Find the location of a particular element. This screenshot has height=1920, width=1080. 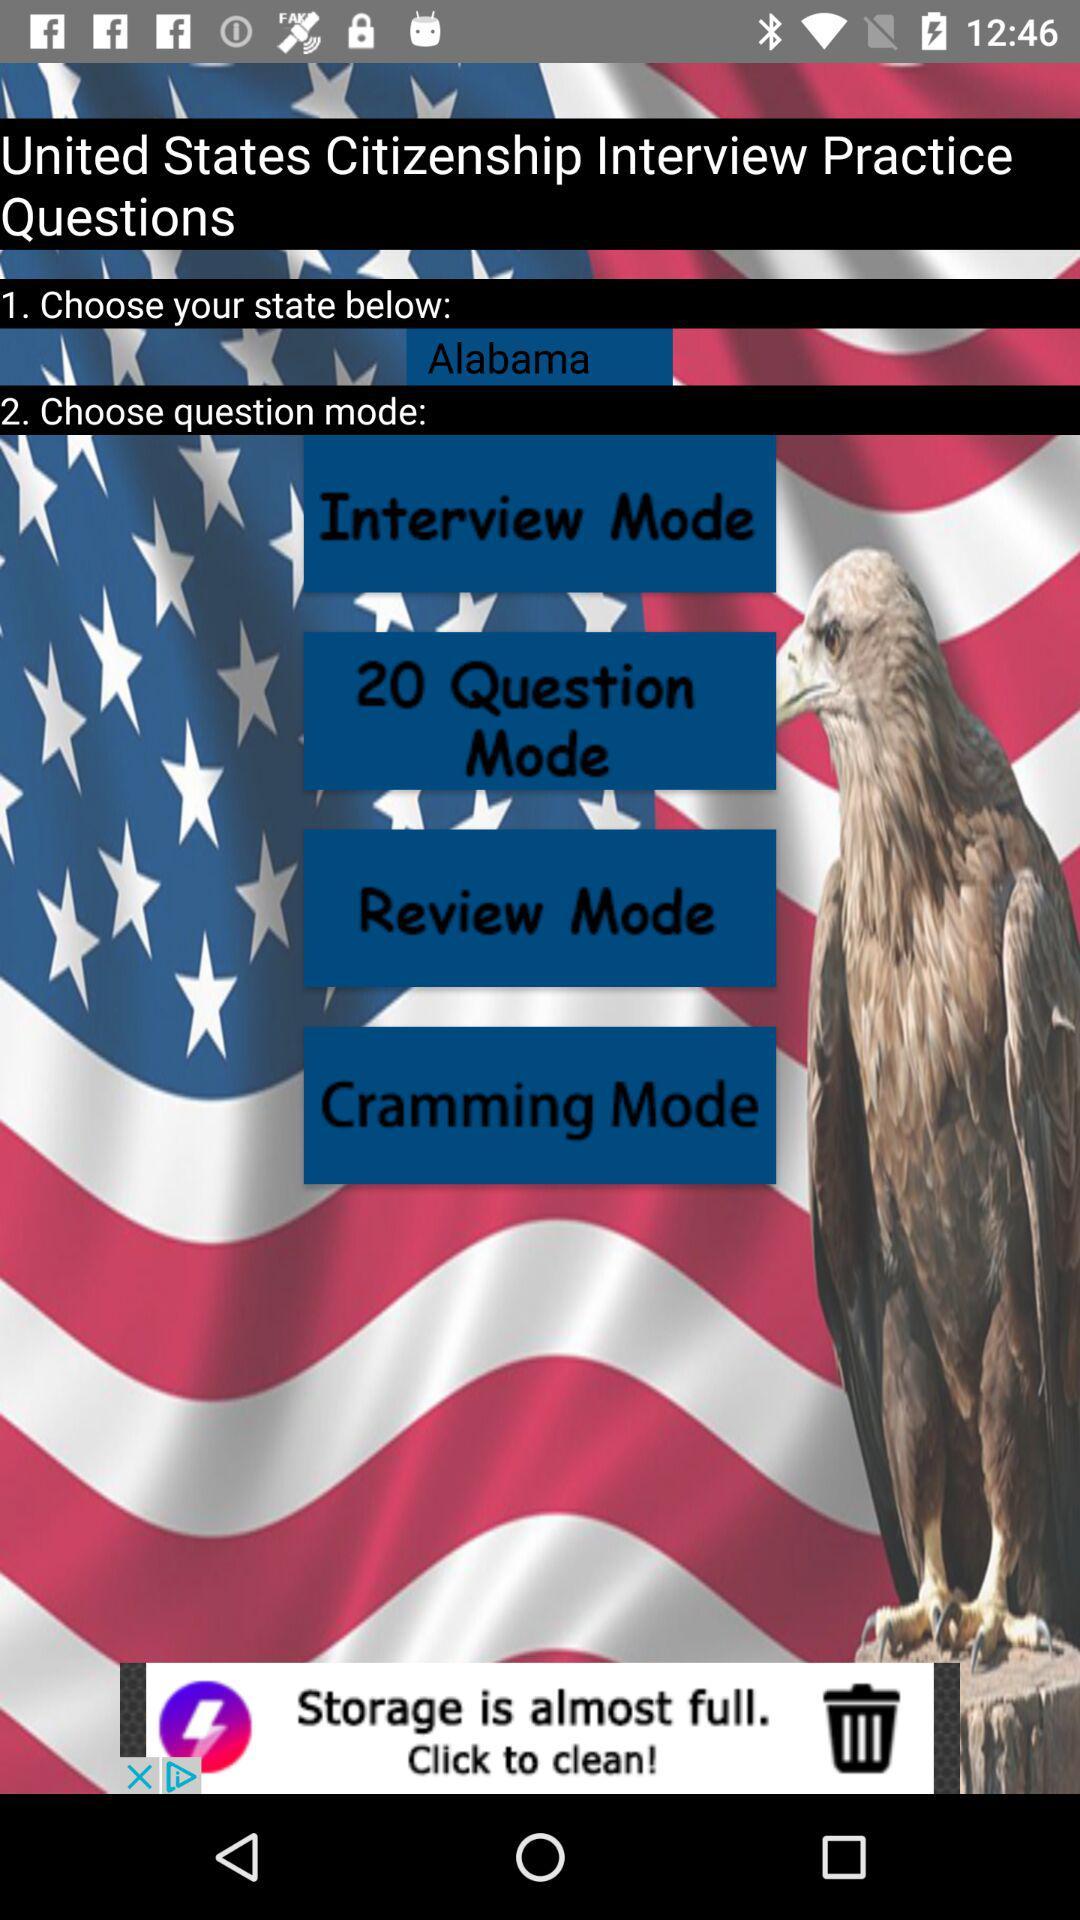

question mode is located at coordinates (540, 710).